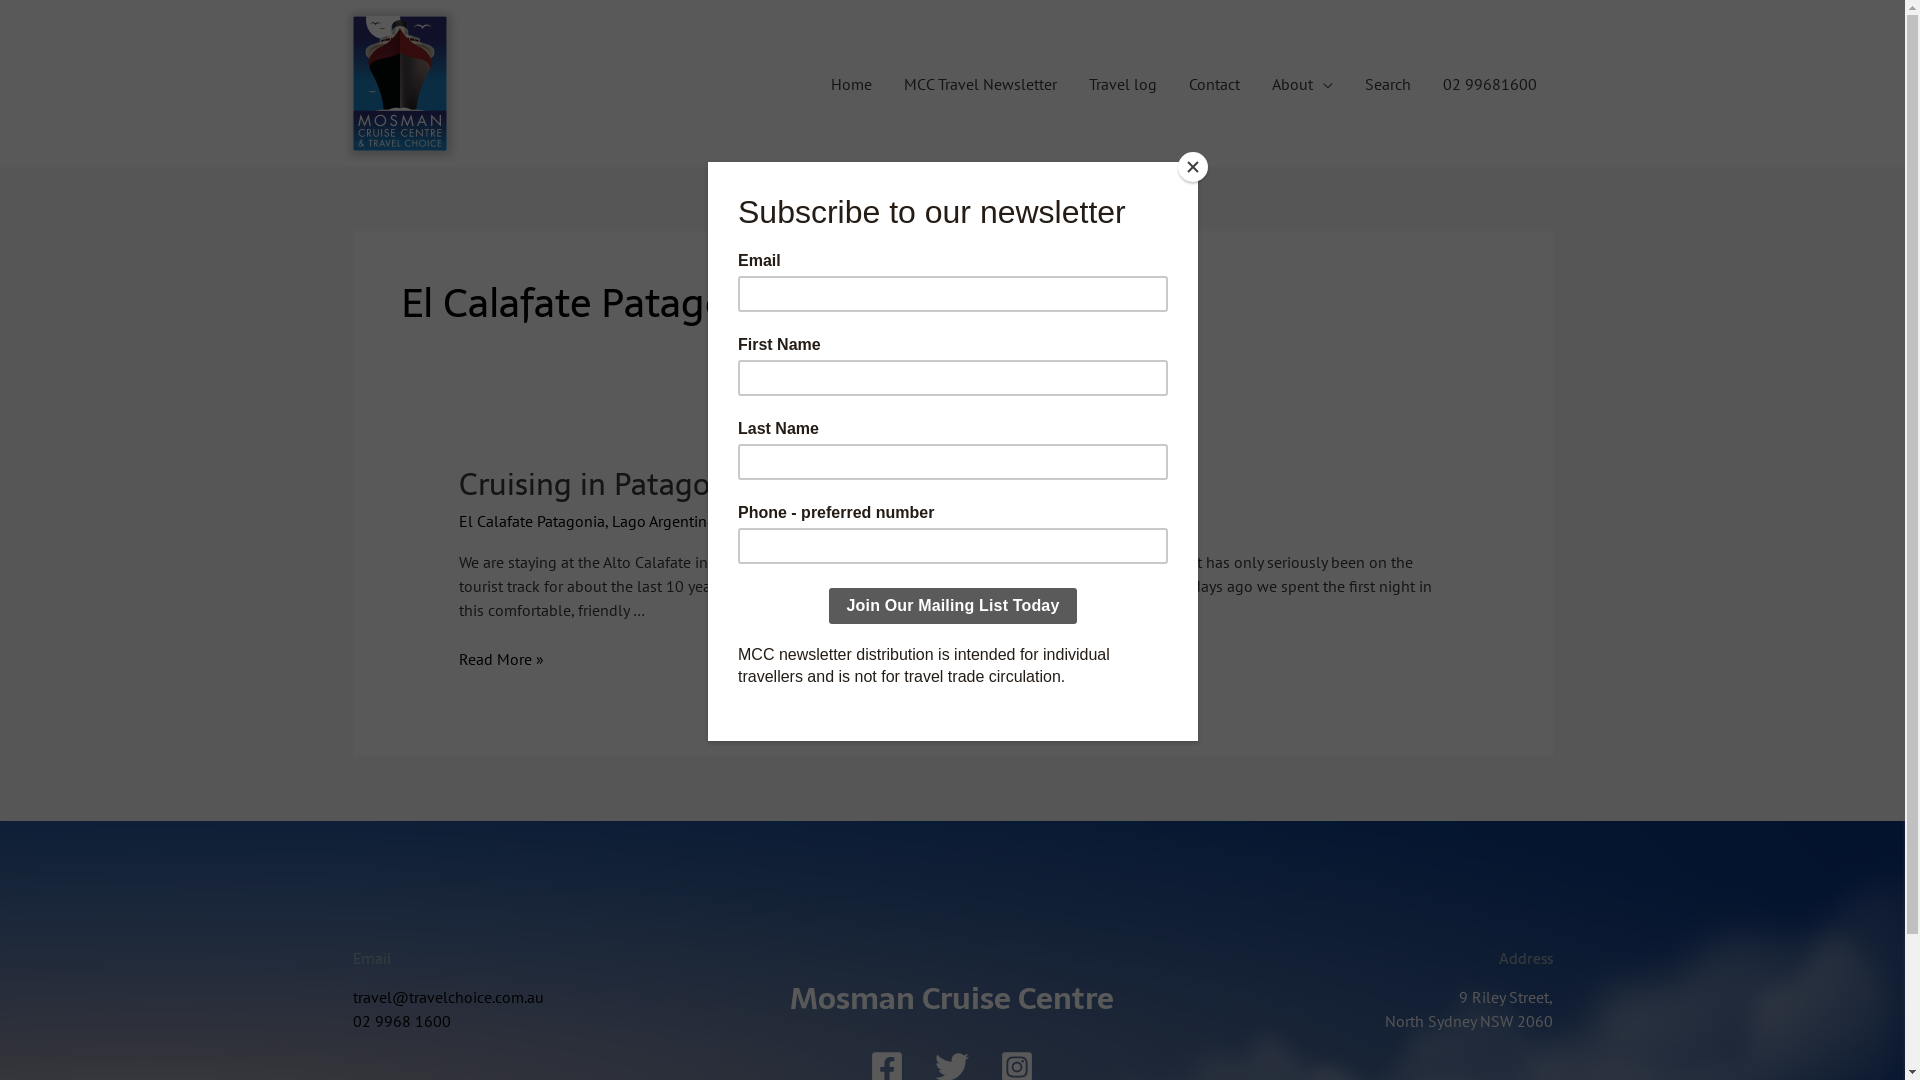 This screenshot has height=1080, width=1920. I want to click on '02 9968 1600', so click(400, 1021).